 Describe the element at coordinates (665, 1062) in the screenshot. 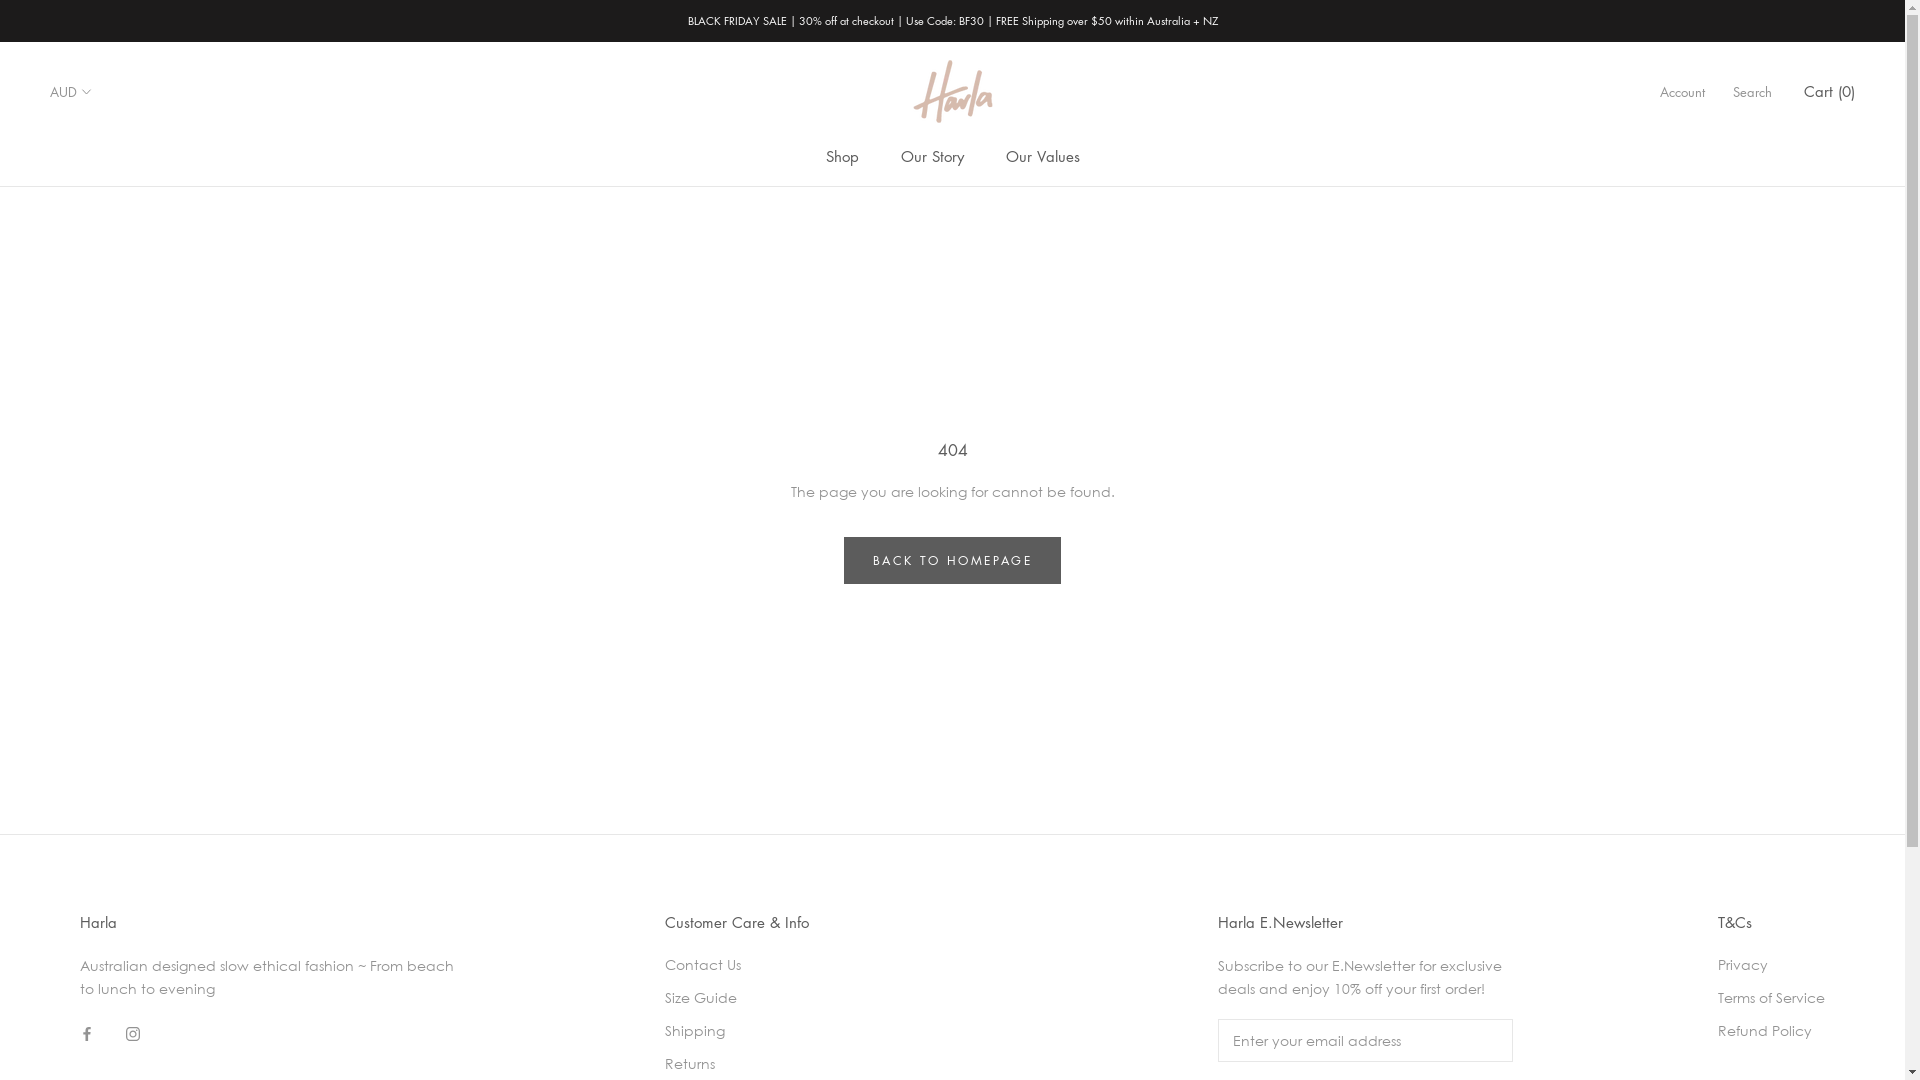

I see `'Returns'` at that location.